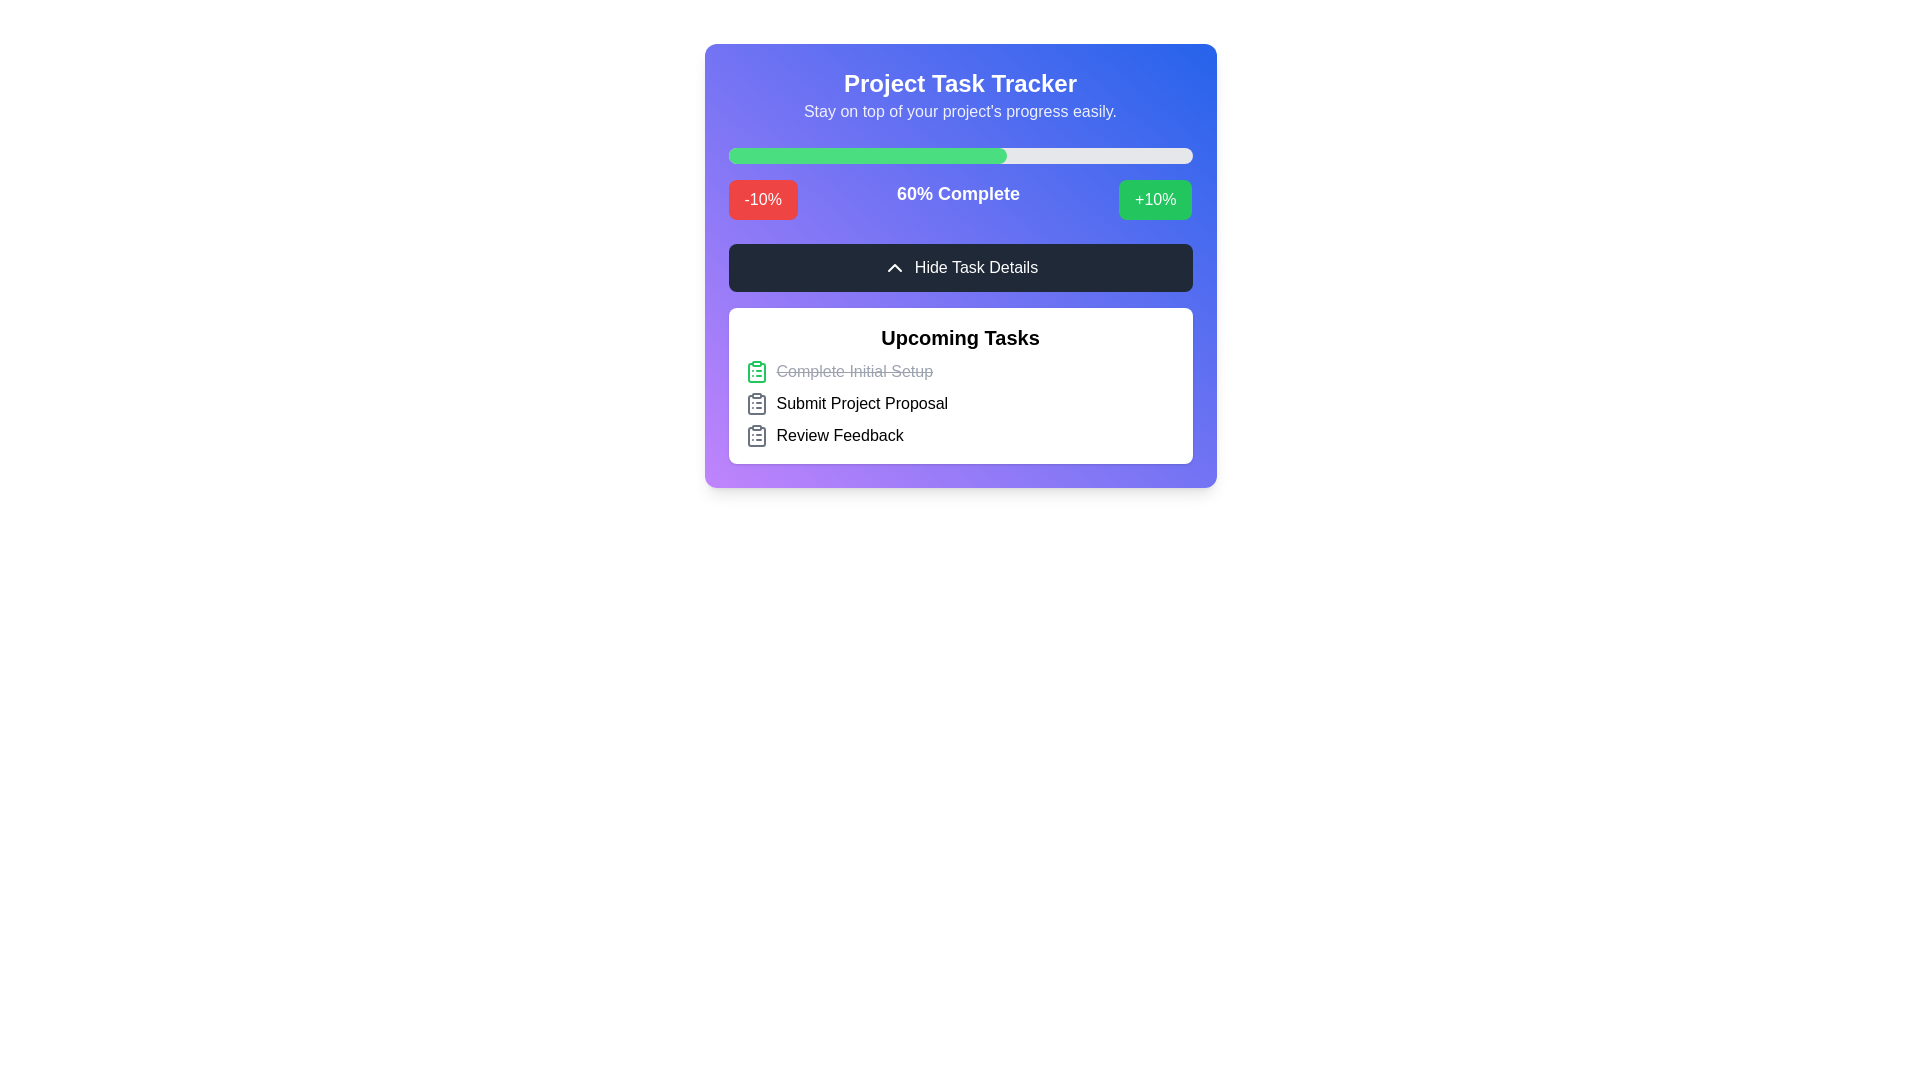 This screenshot has width=1920, height=1080. What do you see at coordinates (854, 371) in the screenshot?
I see `the text label that reads 'Complete Initial Setup' with a strikethrough, located as the first item in the 'Upcoming Tasks' list below the progress bar` at bounding box center [854, 371].